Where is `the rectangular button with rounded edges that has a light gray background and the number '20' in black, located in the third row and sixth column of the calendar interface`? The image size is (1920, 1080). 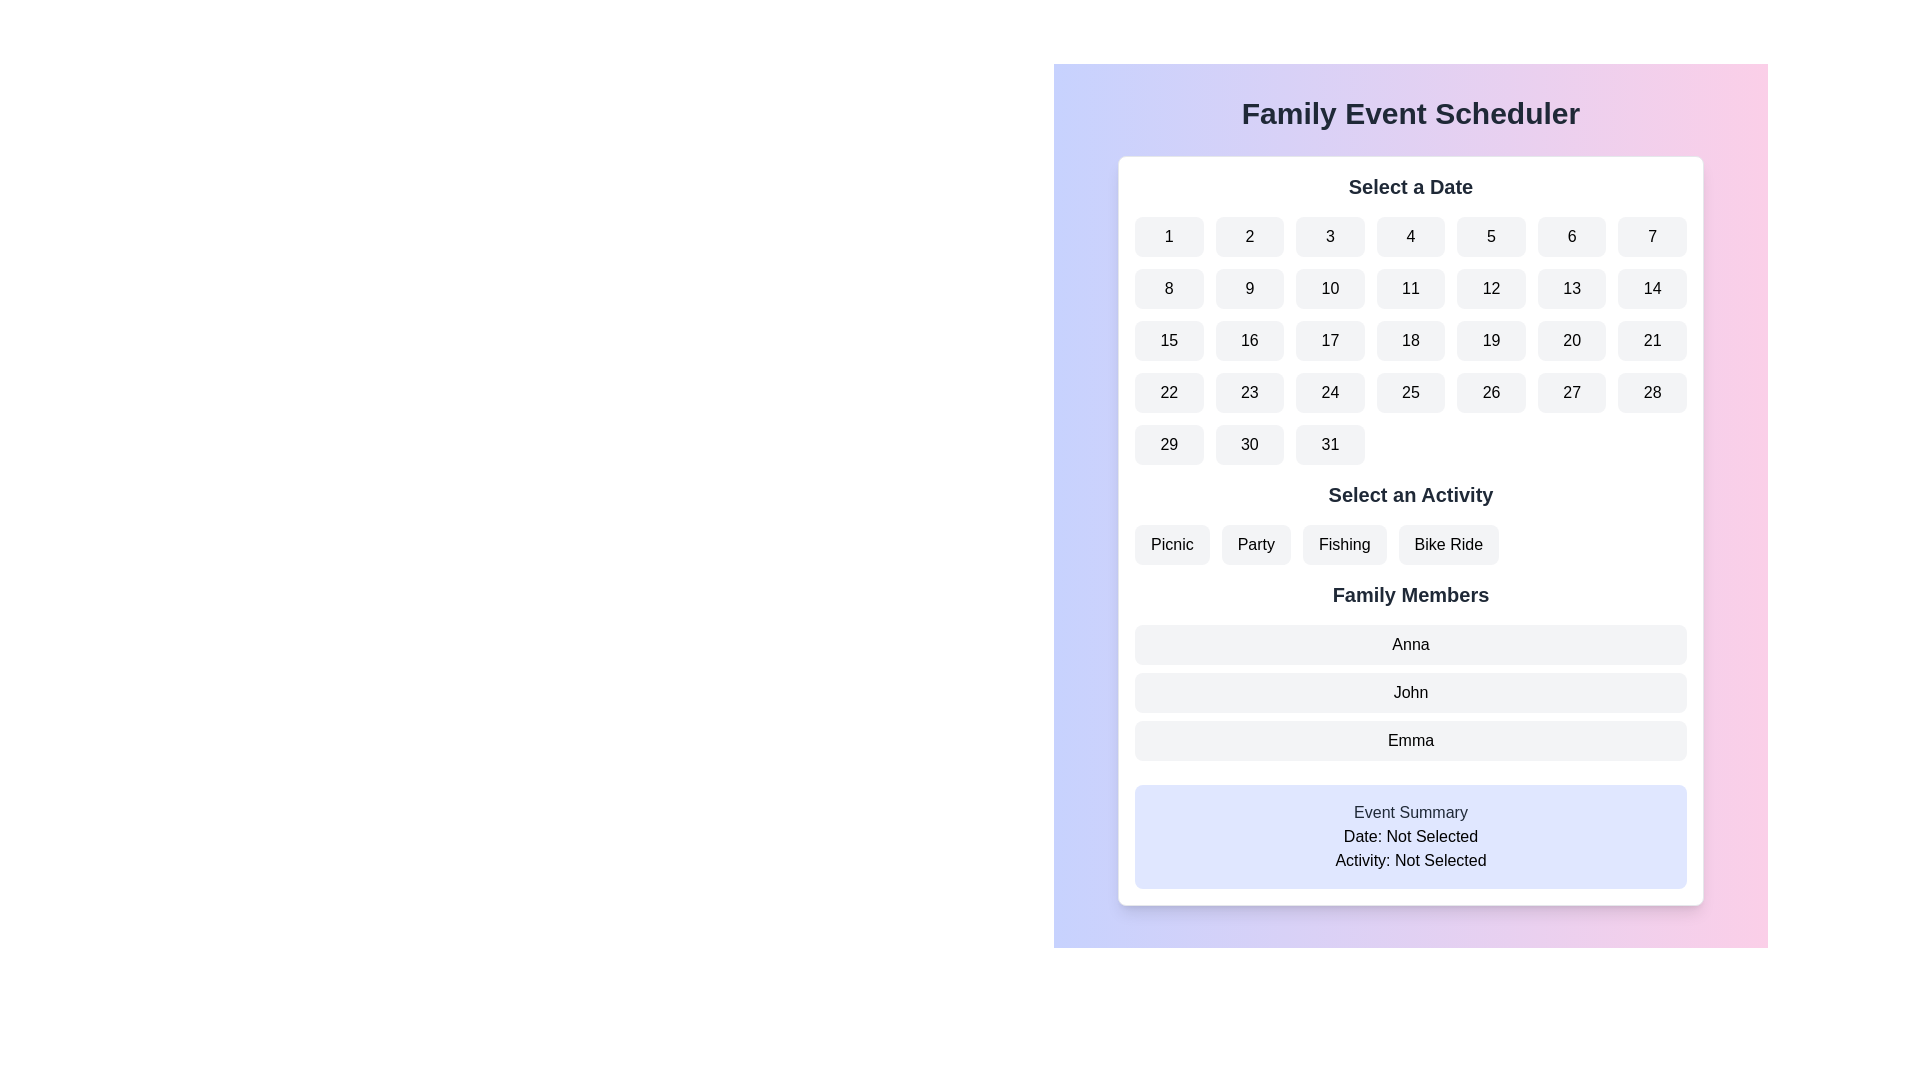
the rectangular button with rounded edges that has a light gray background and the number '20' in black, located in the third row and sixth column of the calendar interface is located at coordinates (1571, 339).